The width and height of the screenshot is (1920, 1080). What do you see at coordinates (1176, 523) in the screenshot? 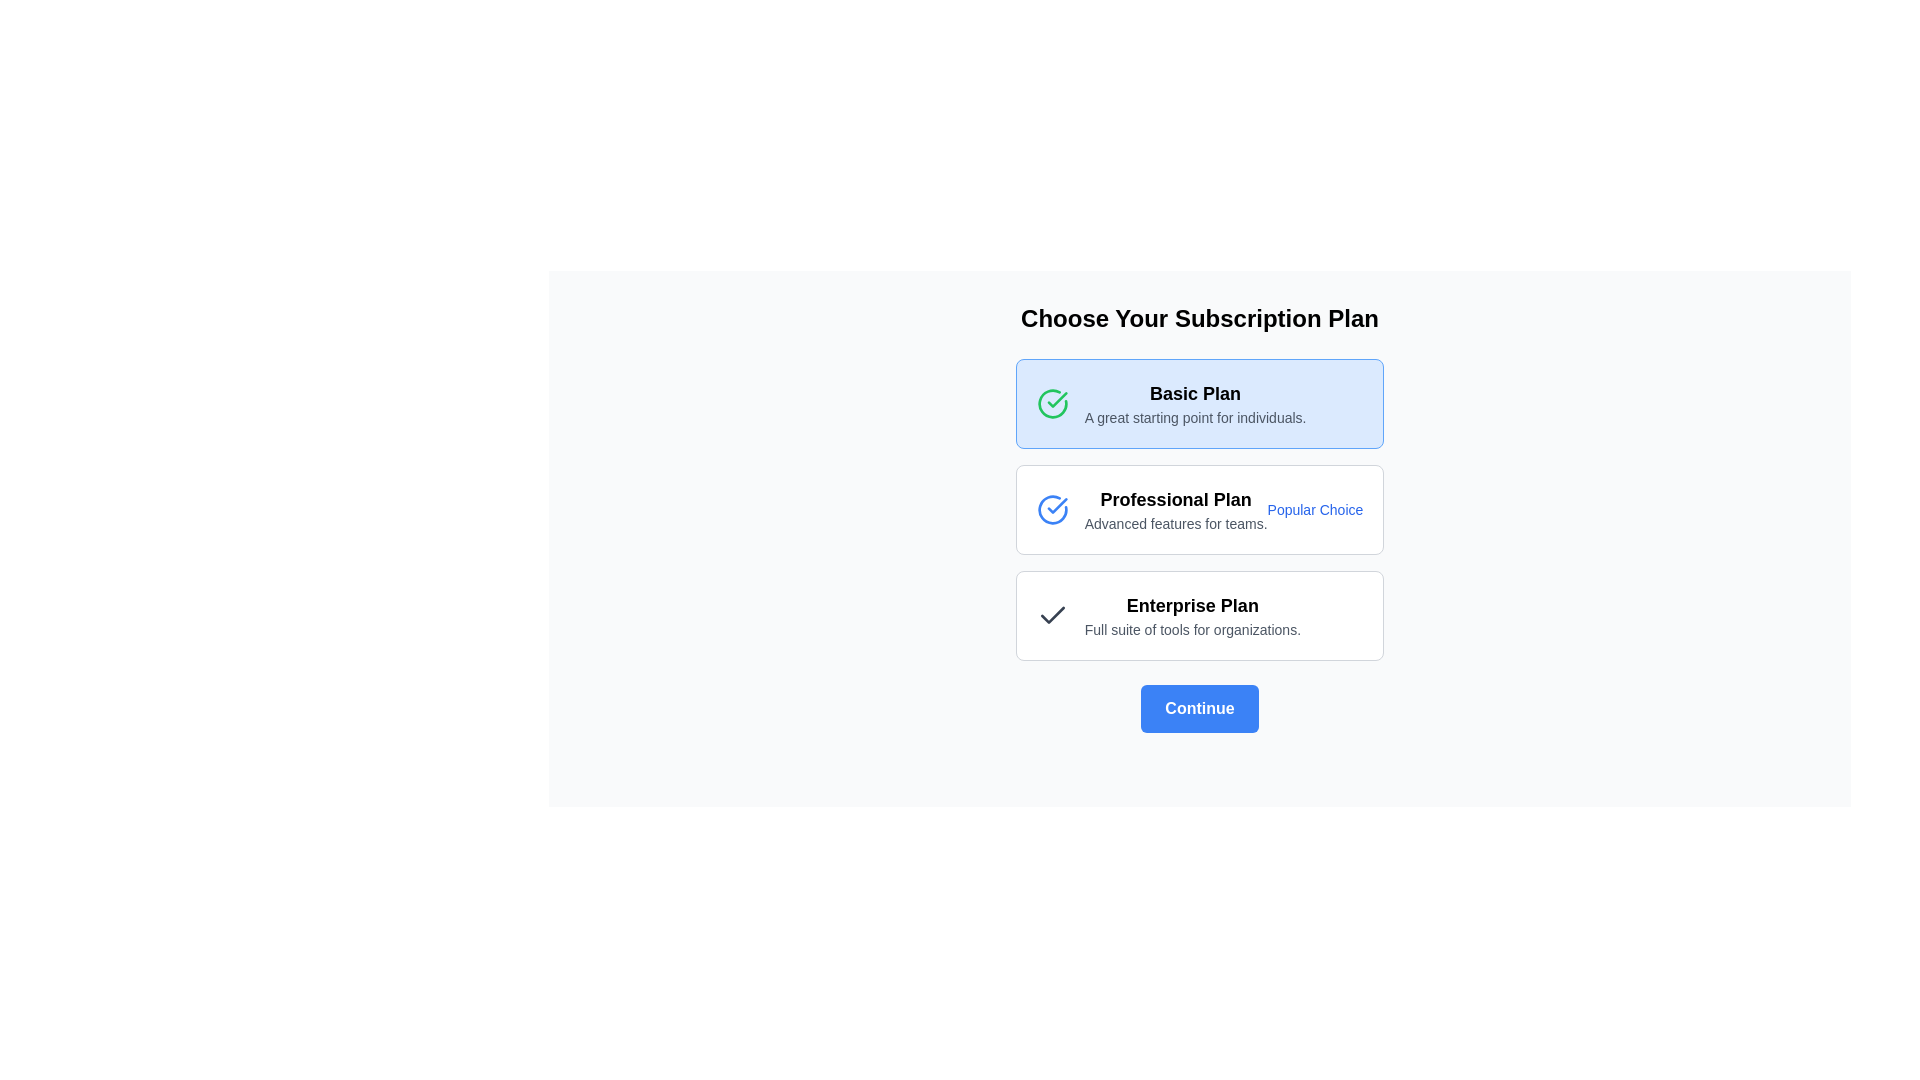
I see `the text label reading 'Advanced features for teams.' located below the 'Professional Plan' header in the subscription selection interface` at bounding box center [1176, 523].